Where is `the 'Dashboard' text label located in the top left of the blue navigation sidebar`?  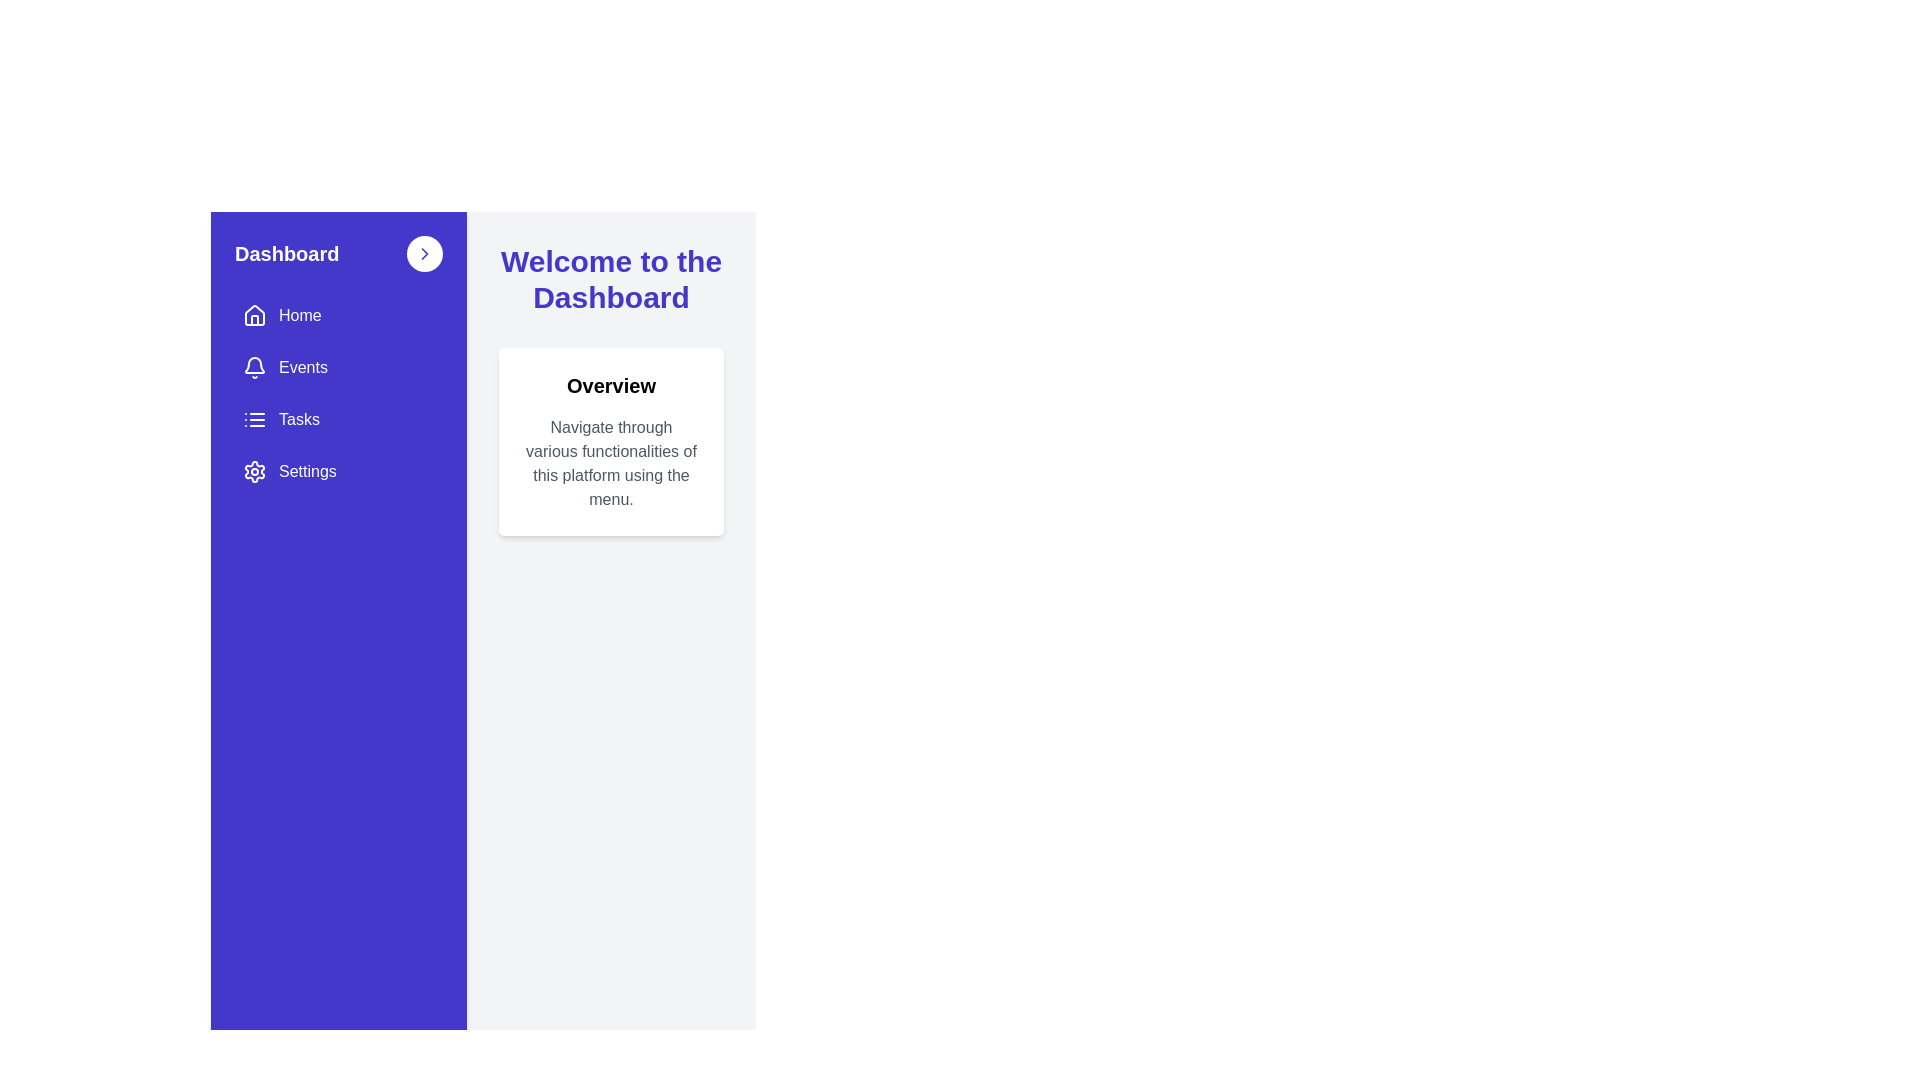 the 'Dashboard' text label located in the top left of the blue navigation sidebar is located at coordinates (286, 253).